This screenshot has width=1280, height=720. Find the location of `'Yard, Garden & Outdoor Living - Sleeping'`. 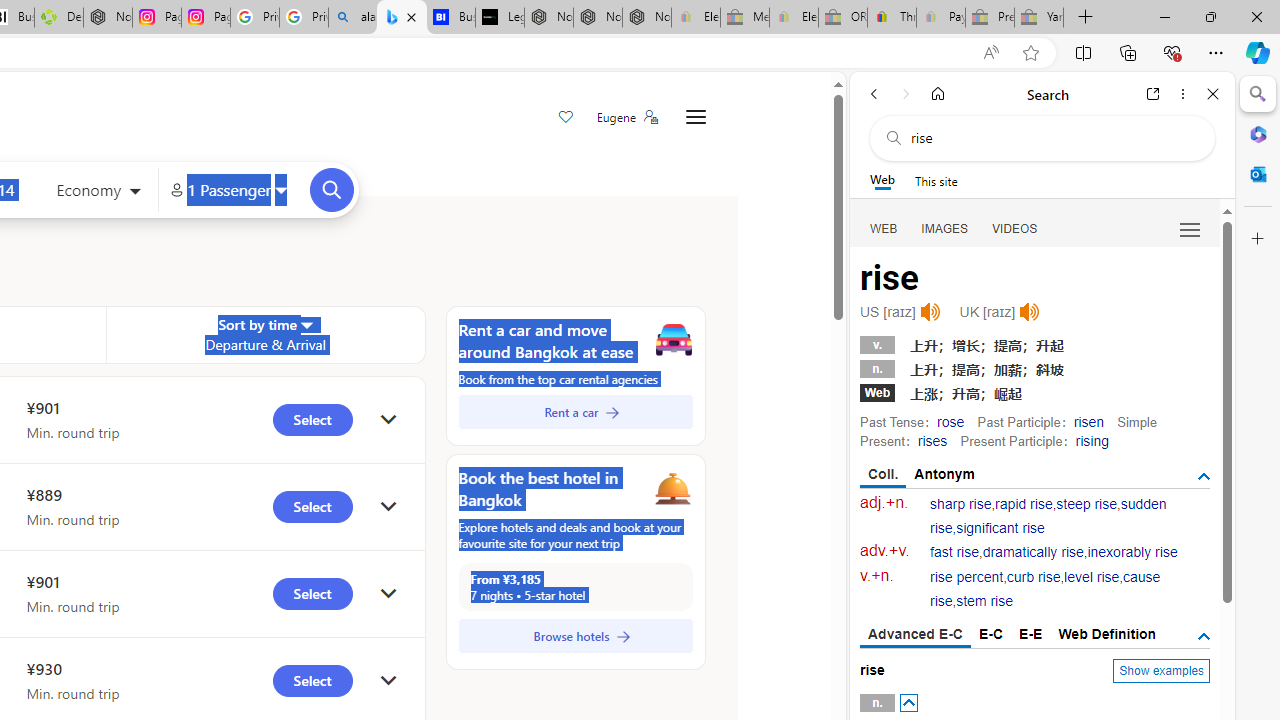

'Yard, Garden & Outdoor Living - Sleeping' is located at coordinates (1039, 17).